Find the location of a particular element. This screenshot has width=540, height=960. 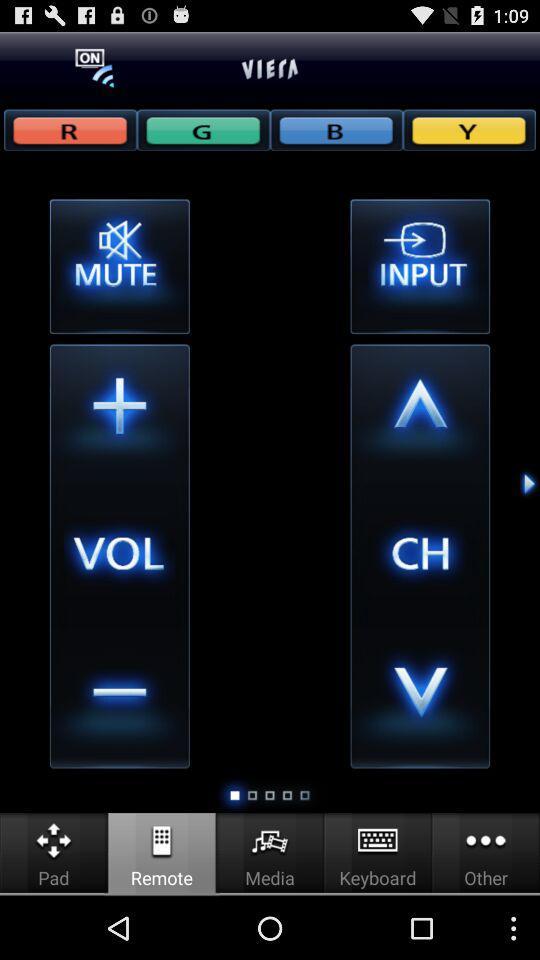

the icon which is above the media option is located at coordinates (270, 840).